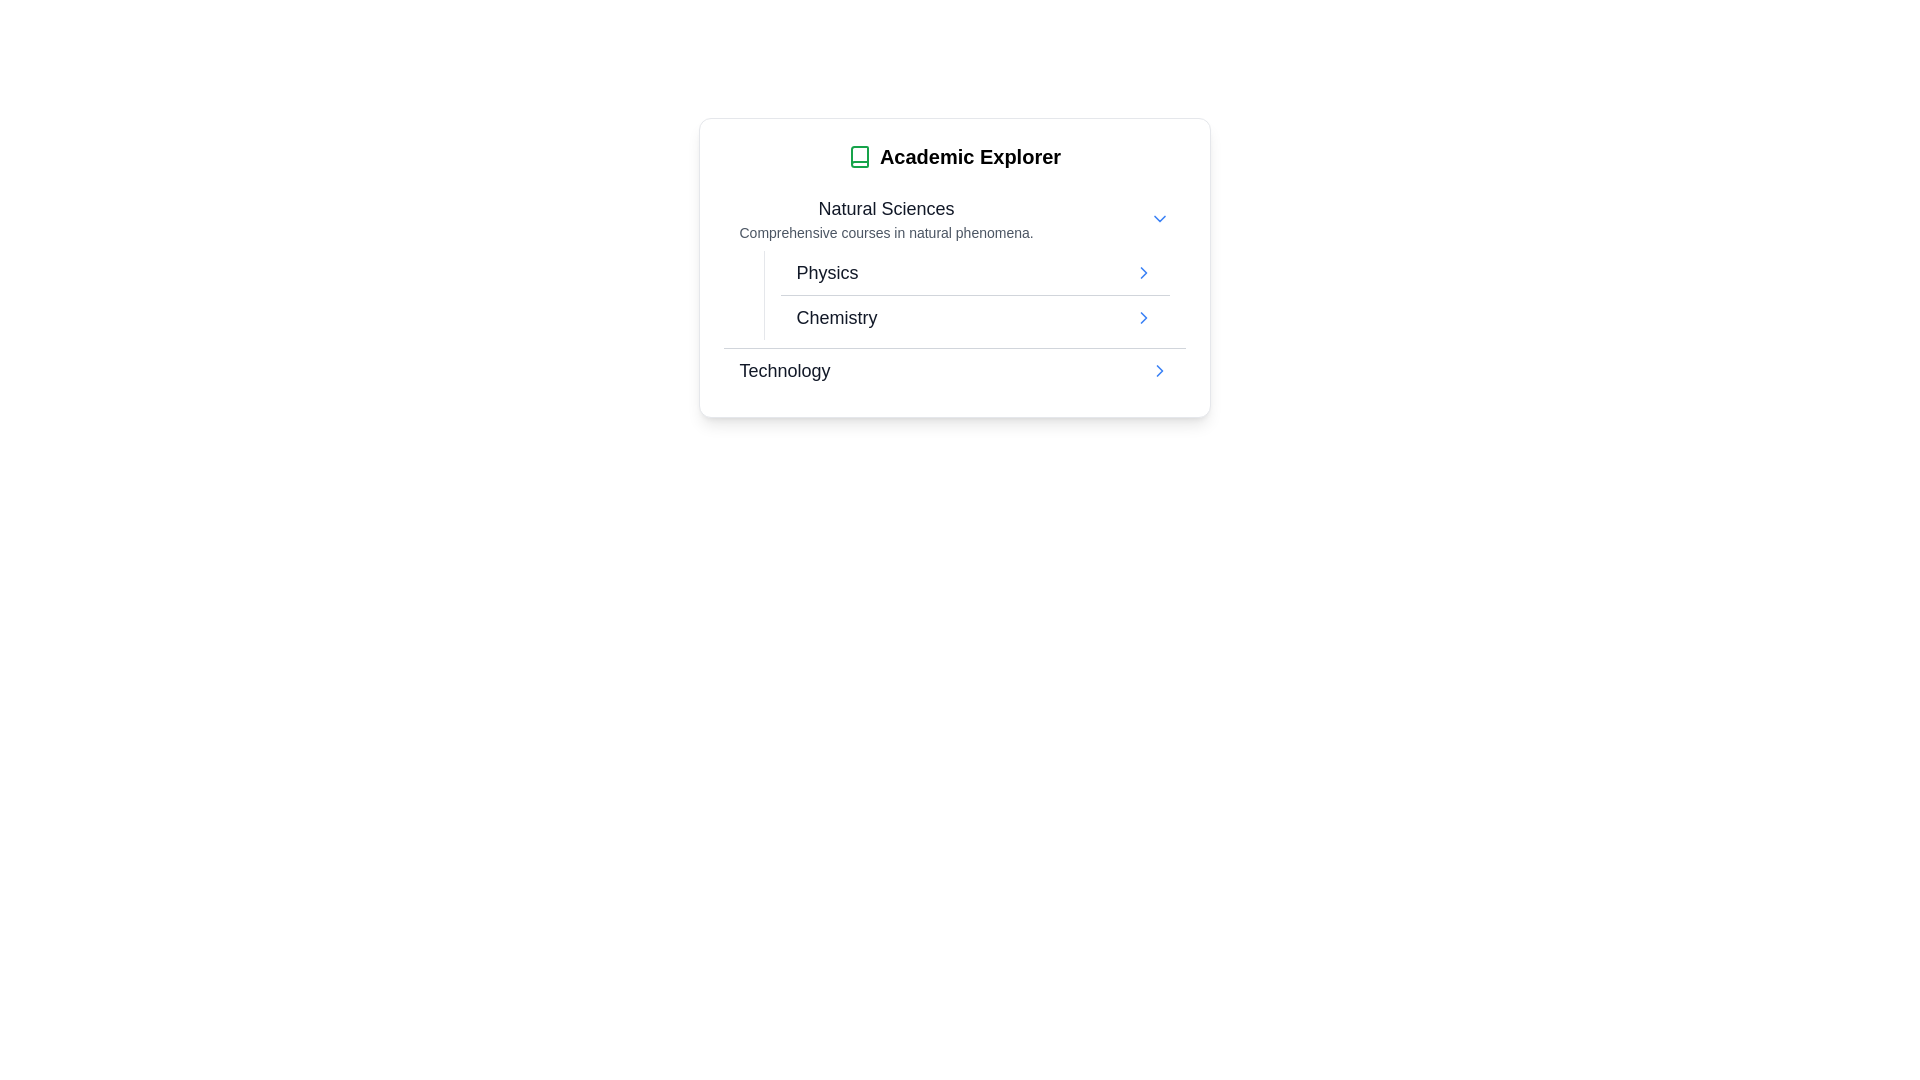  I want to click on the 'Chemistry' list item, so click(974, 316).